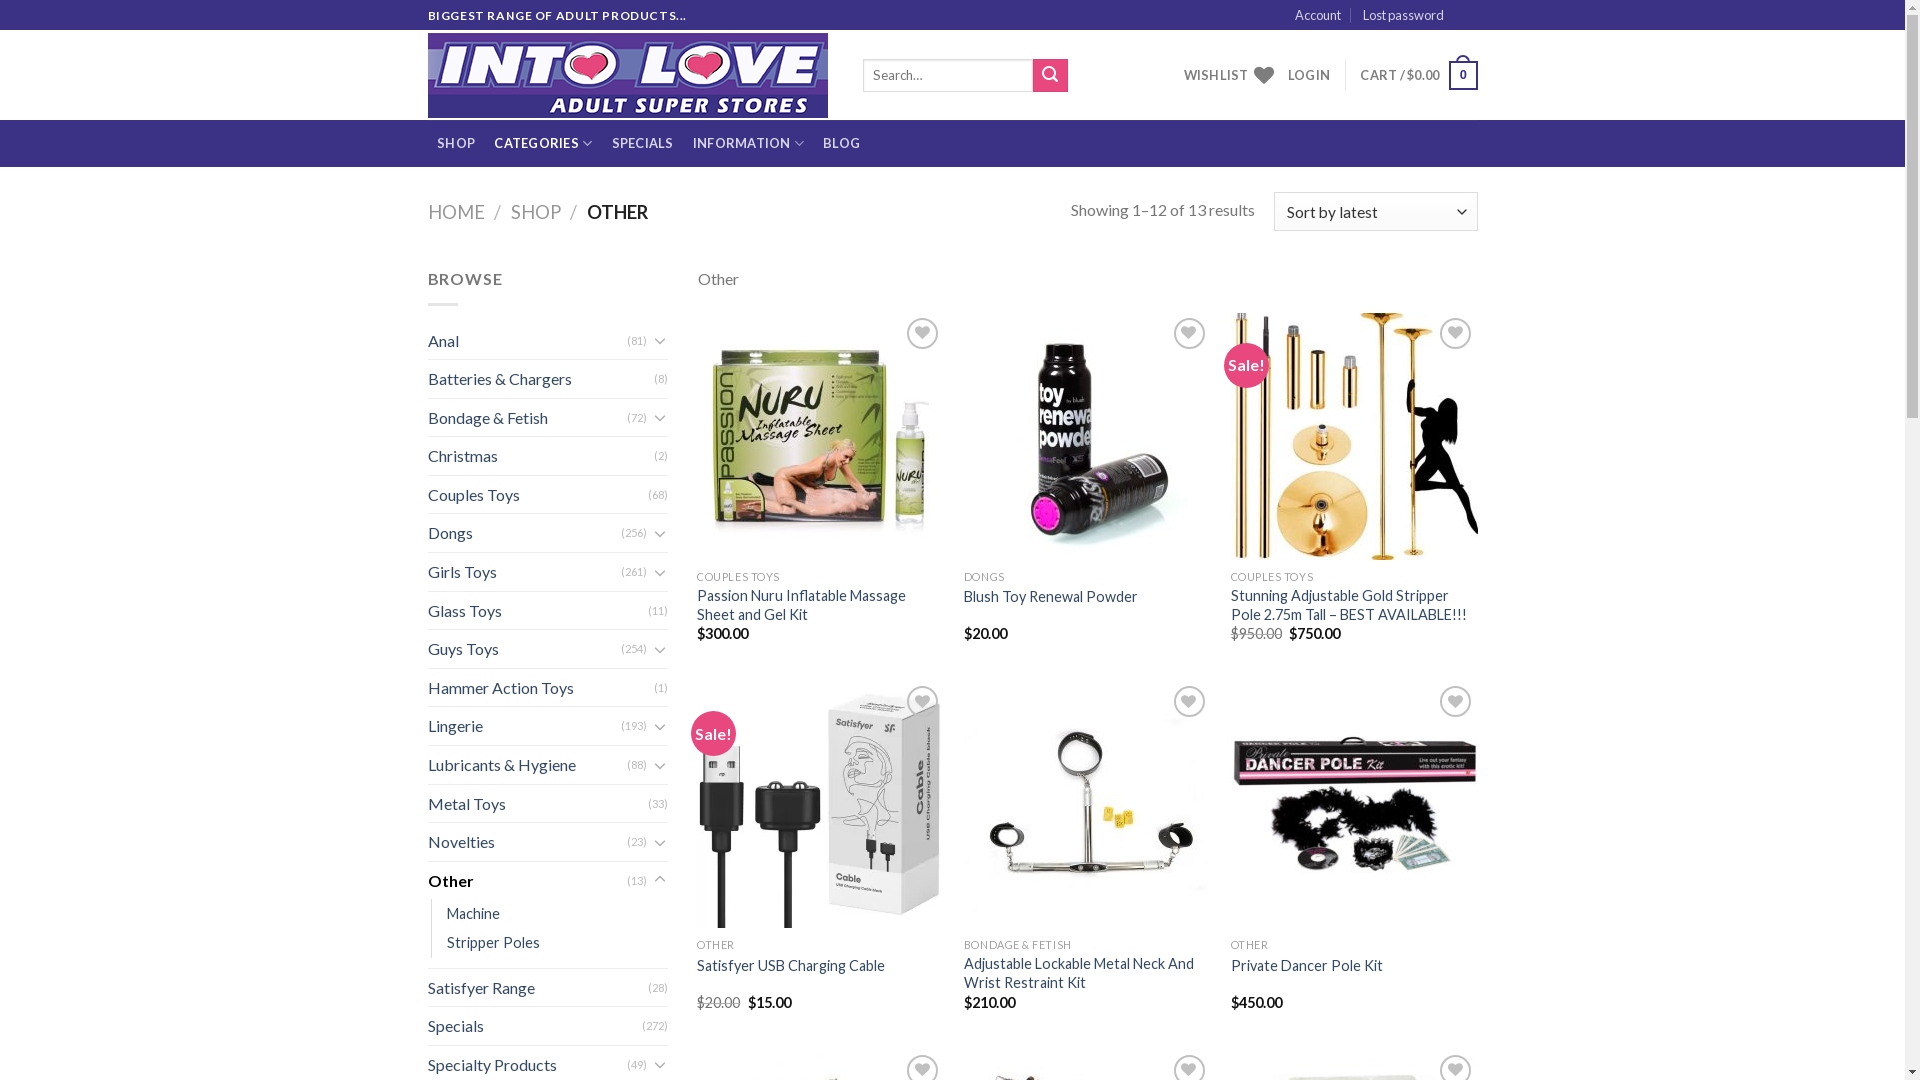  What do you see at coordinates (527, 841) in the screenshot?
I see `'Novelties'` at bounding box center [527, 841].